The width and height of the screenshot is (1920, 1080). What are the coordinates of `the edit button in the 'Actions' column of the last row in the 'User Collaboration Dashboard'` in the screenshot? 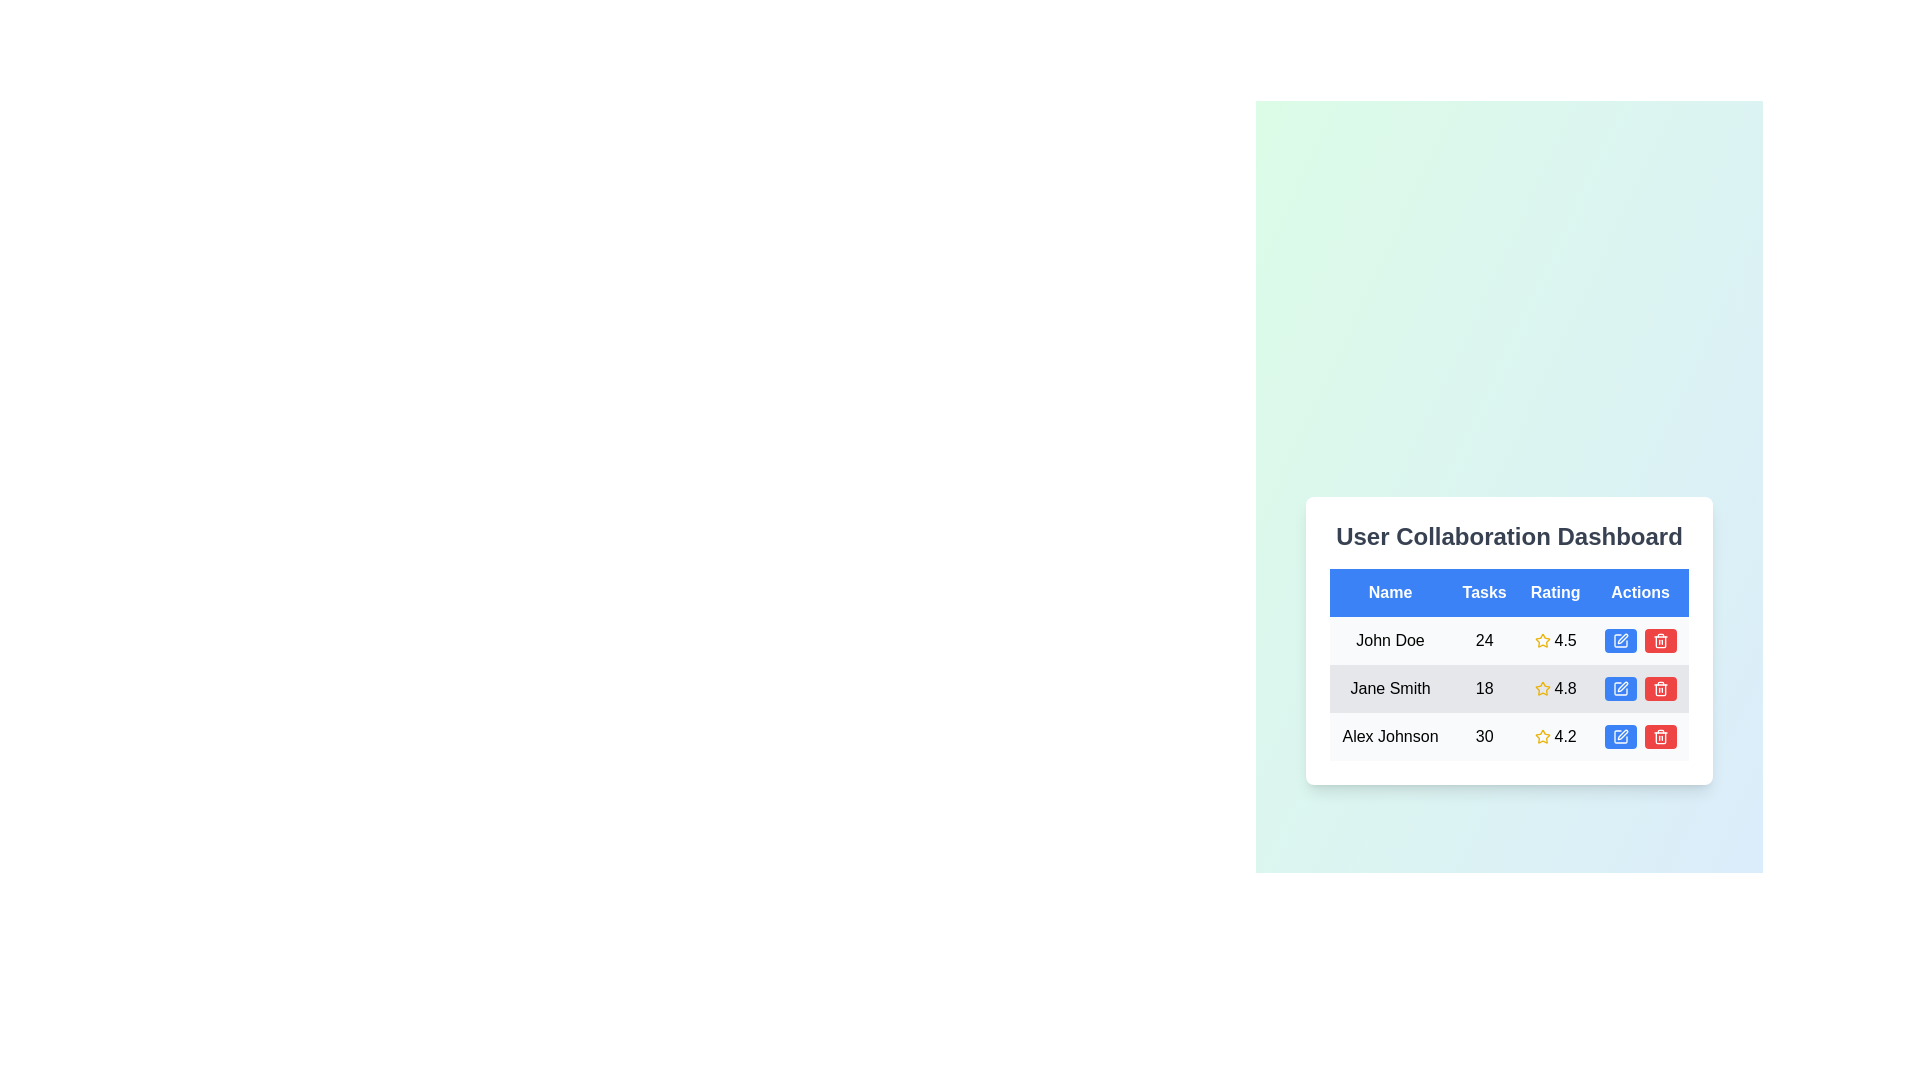 It's located at (1620, 736).